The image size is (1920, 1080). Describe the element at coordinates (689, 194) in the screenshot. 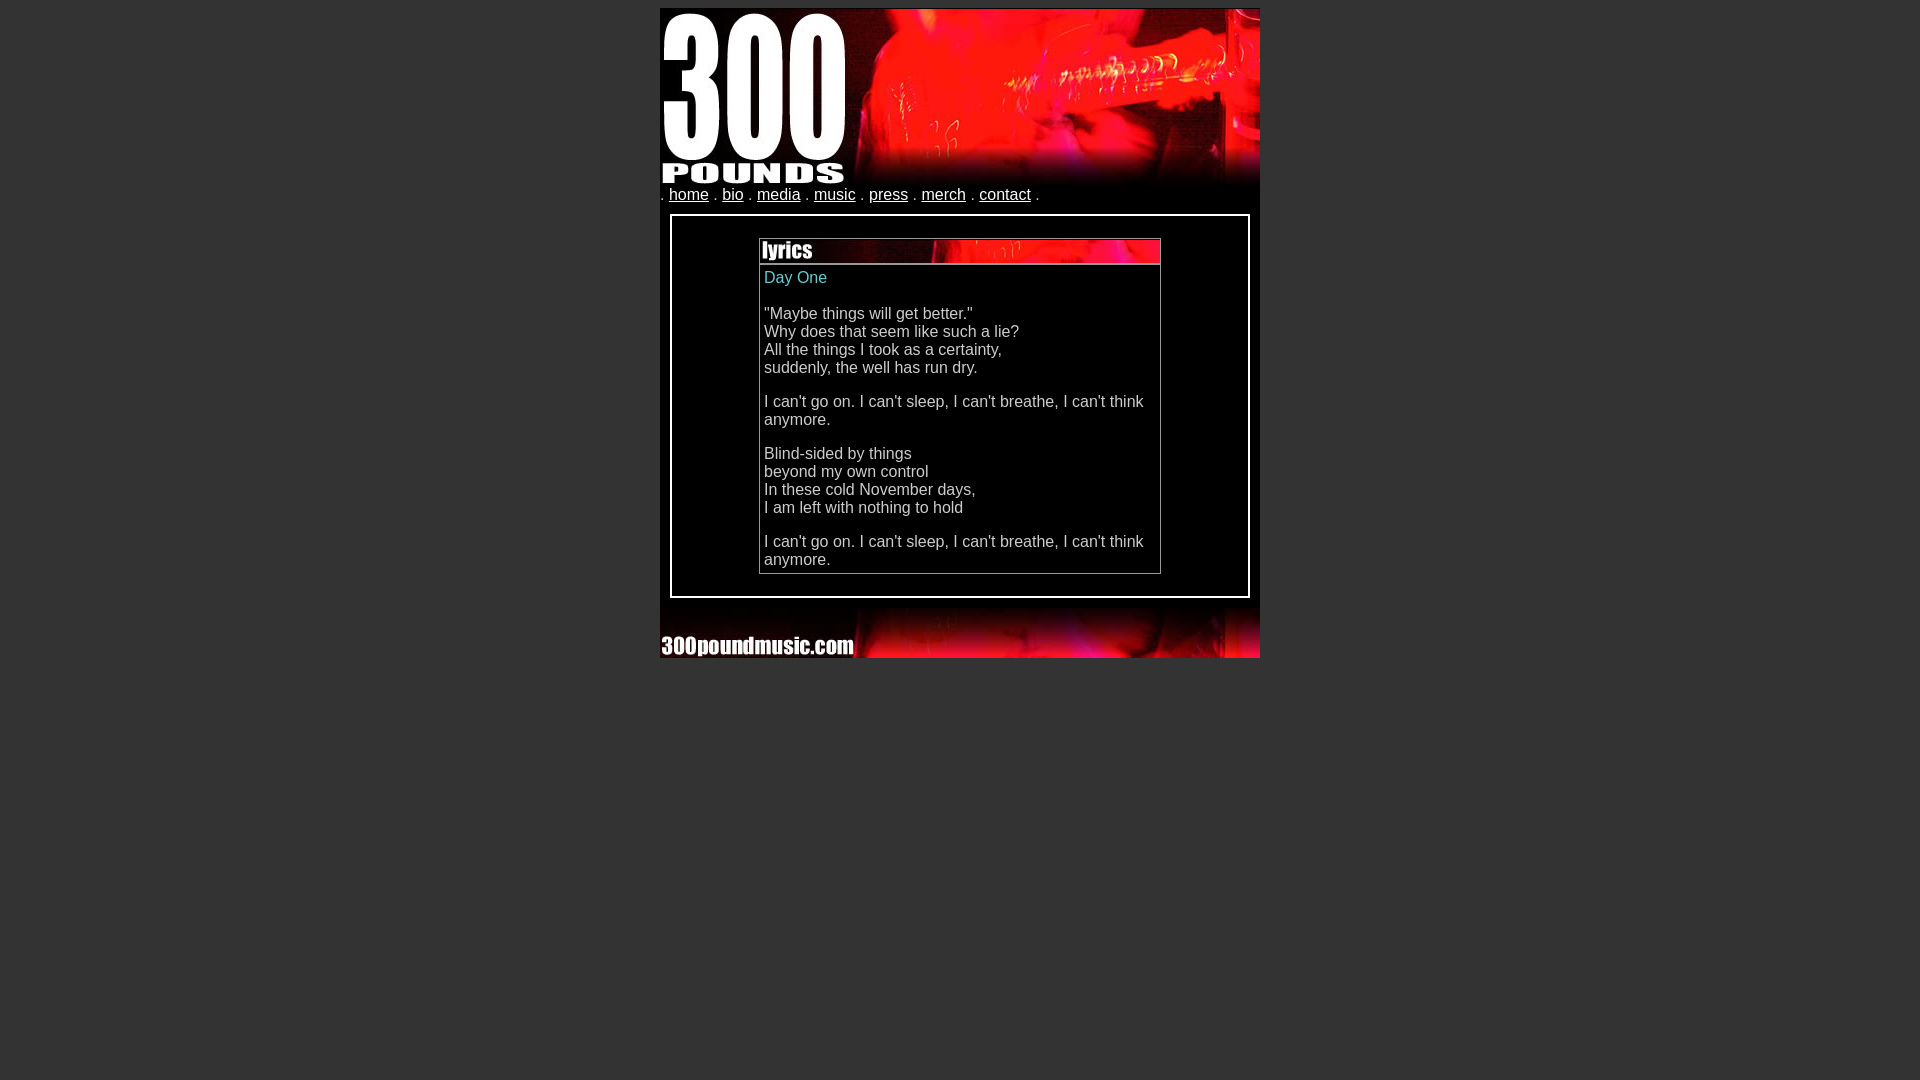

I see `'home'` at that location.